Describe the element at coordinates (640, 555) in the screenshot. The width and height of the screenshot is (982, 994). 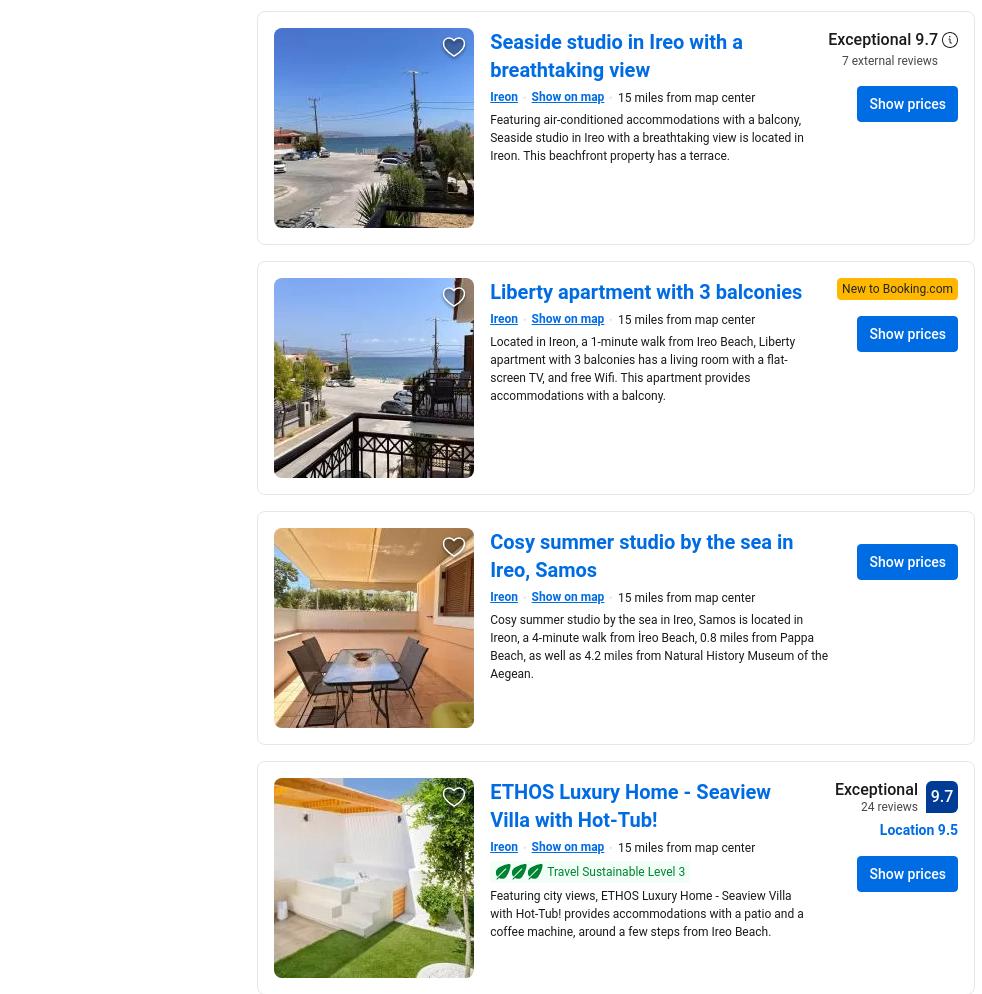
I see `'Cosy summer studio by the sea in Ireo, Samos'` at that location.